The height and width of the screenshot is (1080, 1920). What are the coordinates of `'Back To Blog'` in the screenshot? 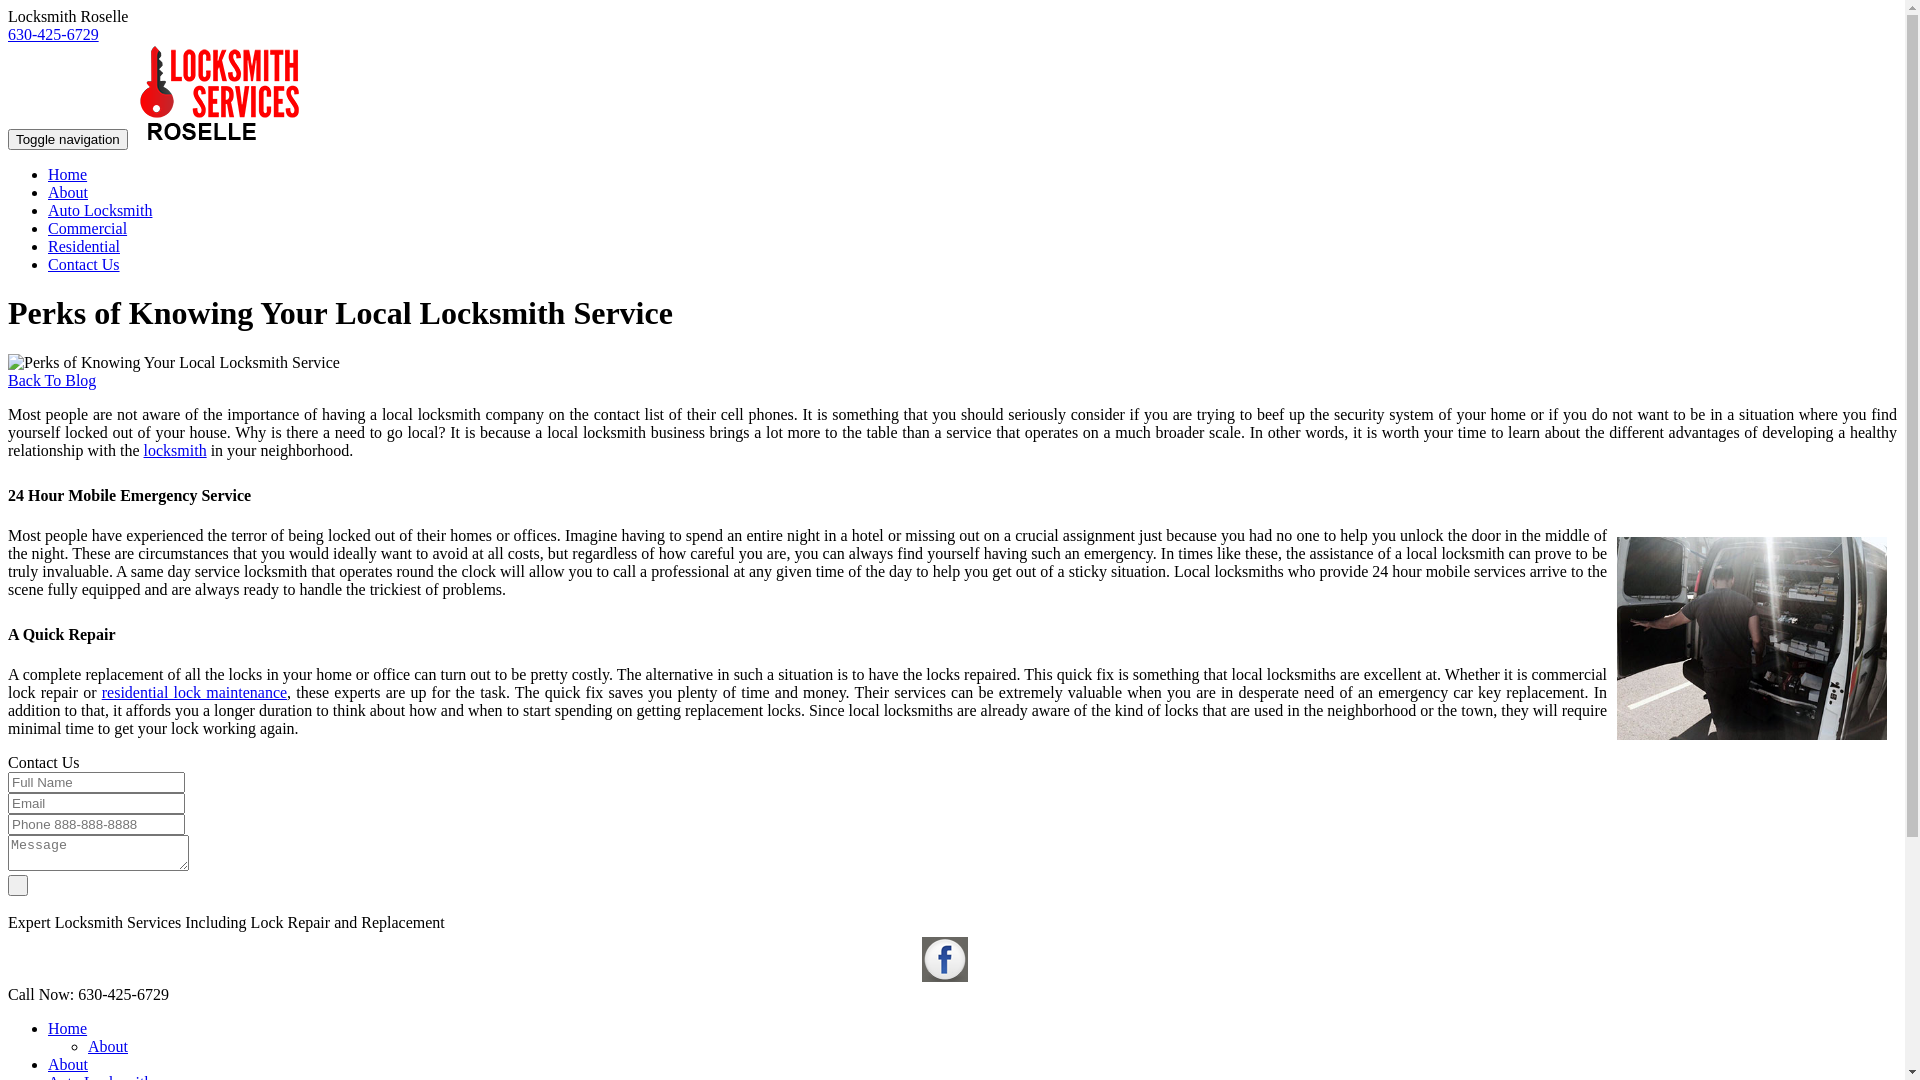 It's located at (52, 380).